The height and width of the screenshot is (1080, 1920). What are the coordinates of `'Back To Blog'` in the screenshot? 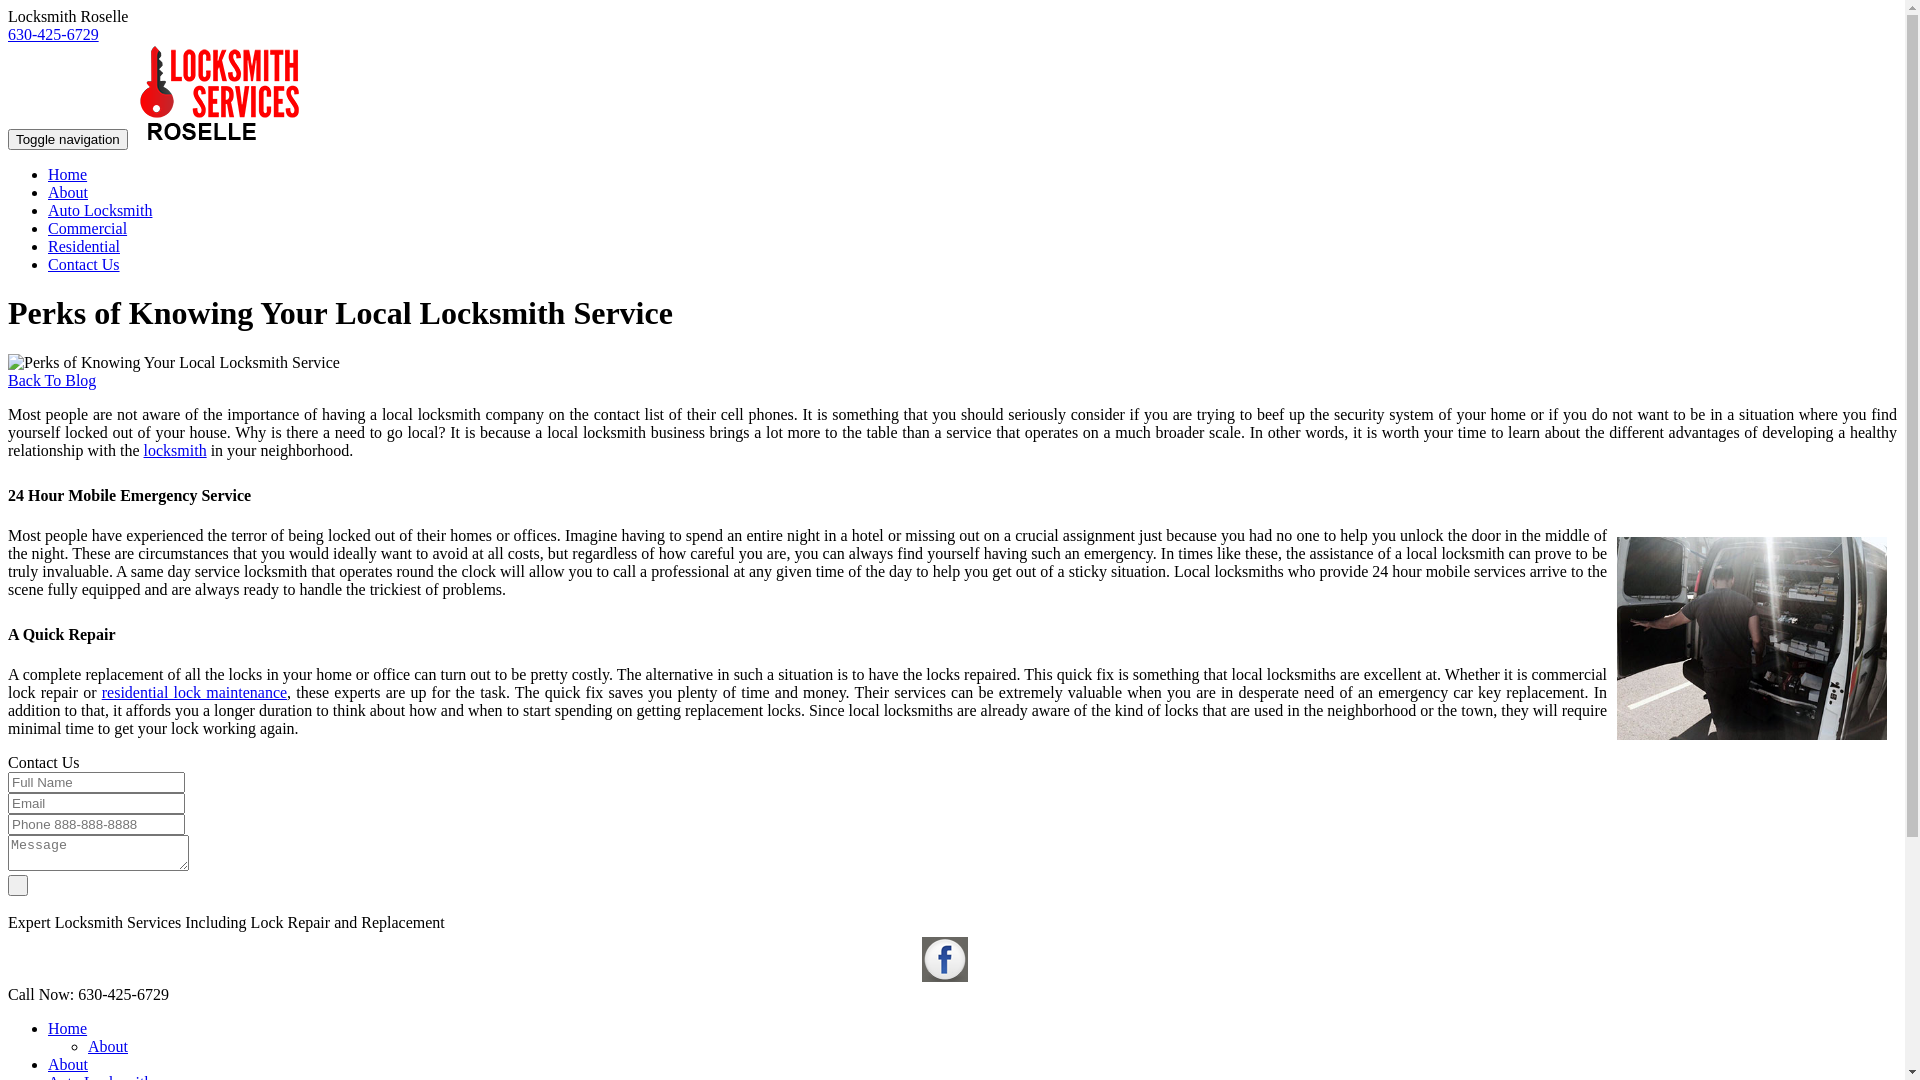 It's located at (52, 380).